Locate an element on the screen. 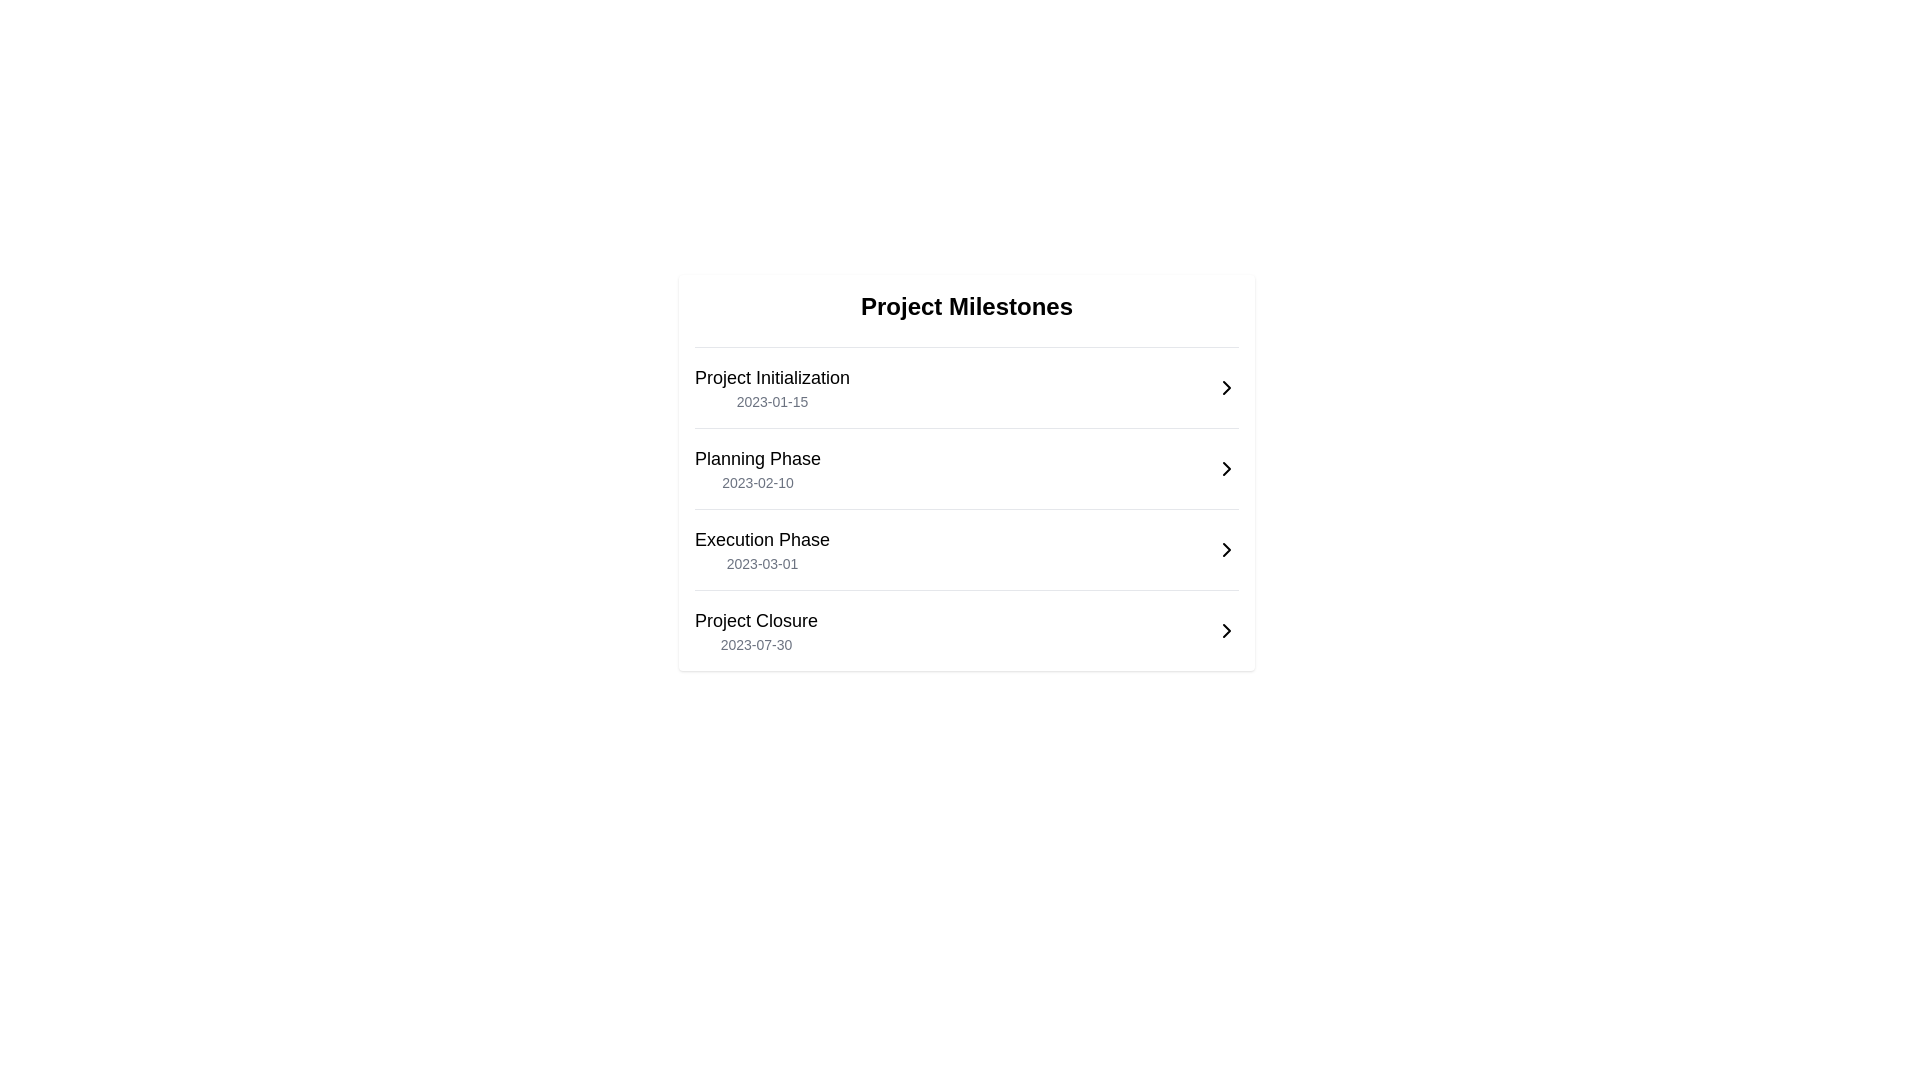  text displaying the date '2023-07-30' located below the 'Project Closure' label in the 'Project Milestones' list is located at coordinates (755, 644).